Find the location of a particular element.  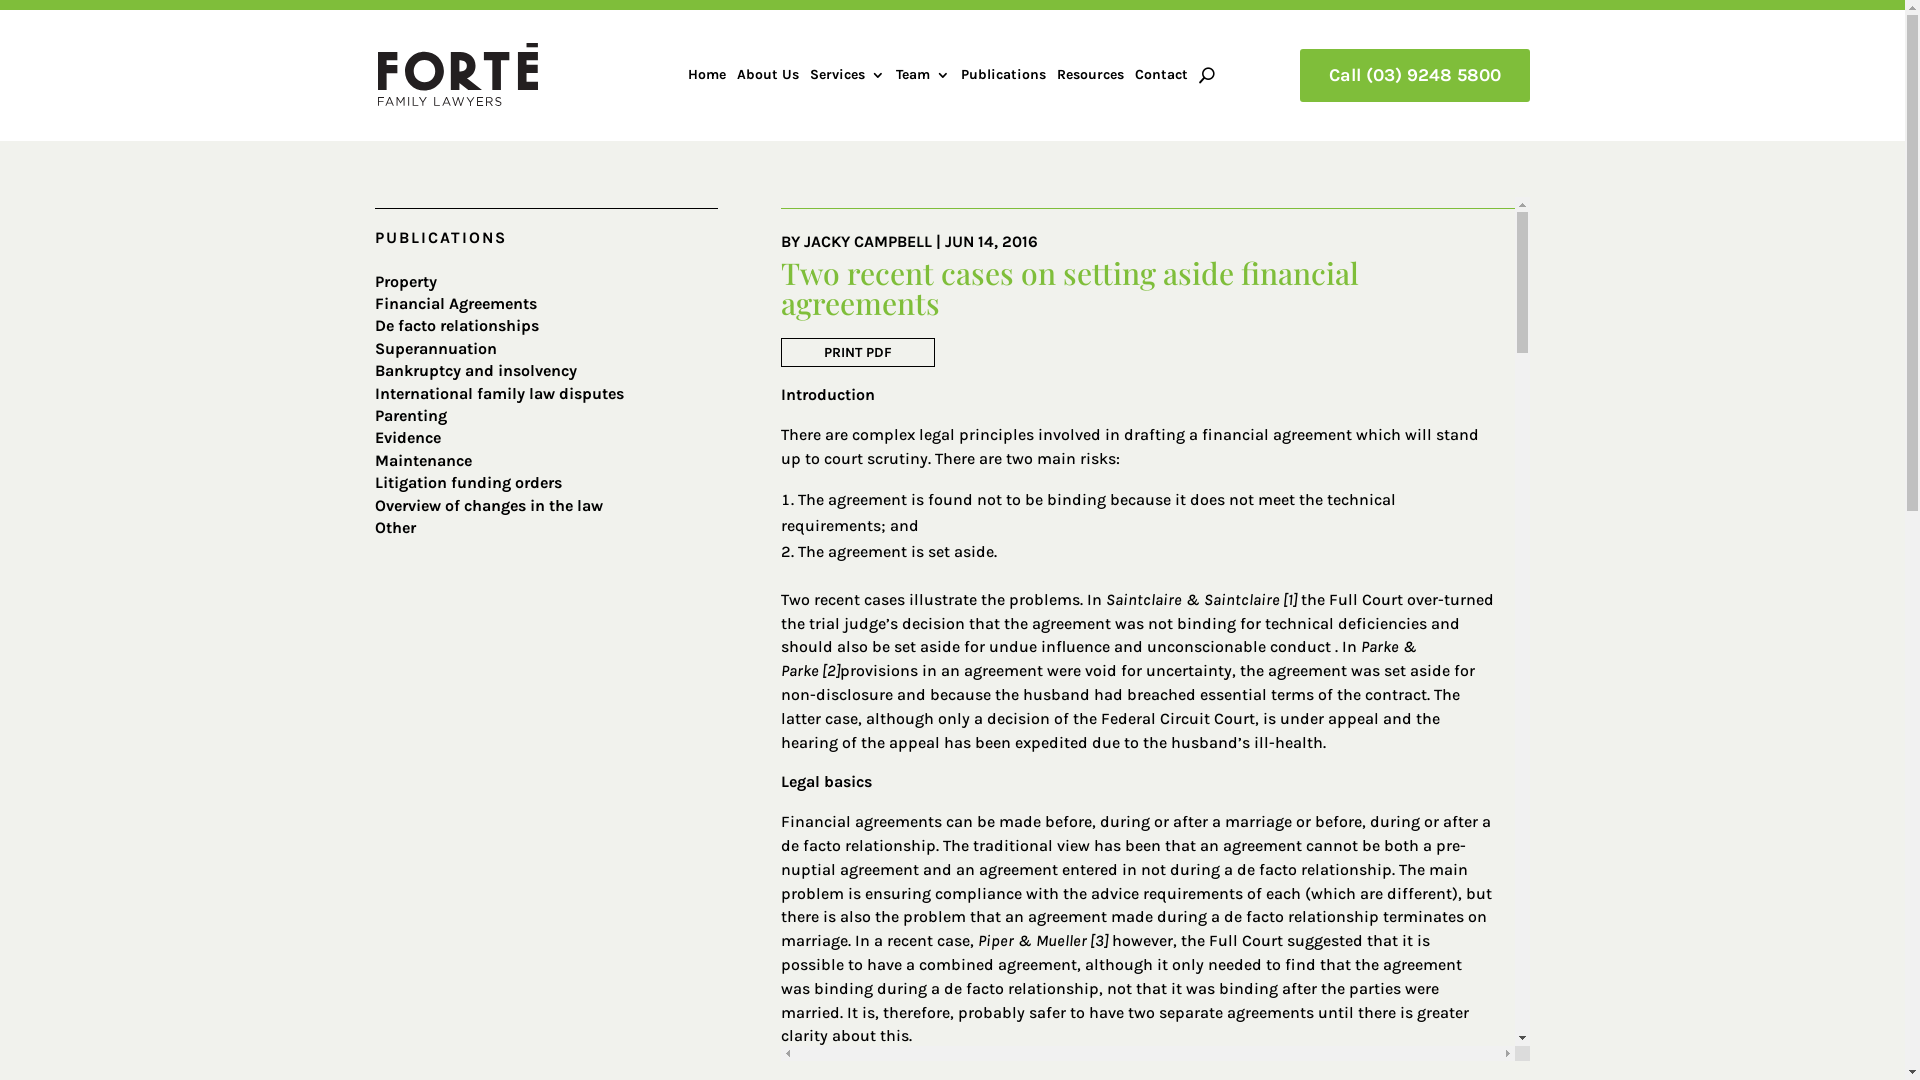

'Parenting' is located at coordinates (410, 414).